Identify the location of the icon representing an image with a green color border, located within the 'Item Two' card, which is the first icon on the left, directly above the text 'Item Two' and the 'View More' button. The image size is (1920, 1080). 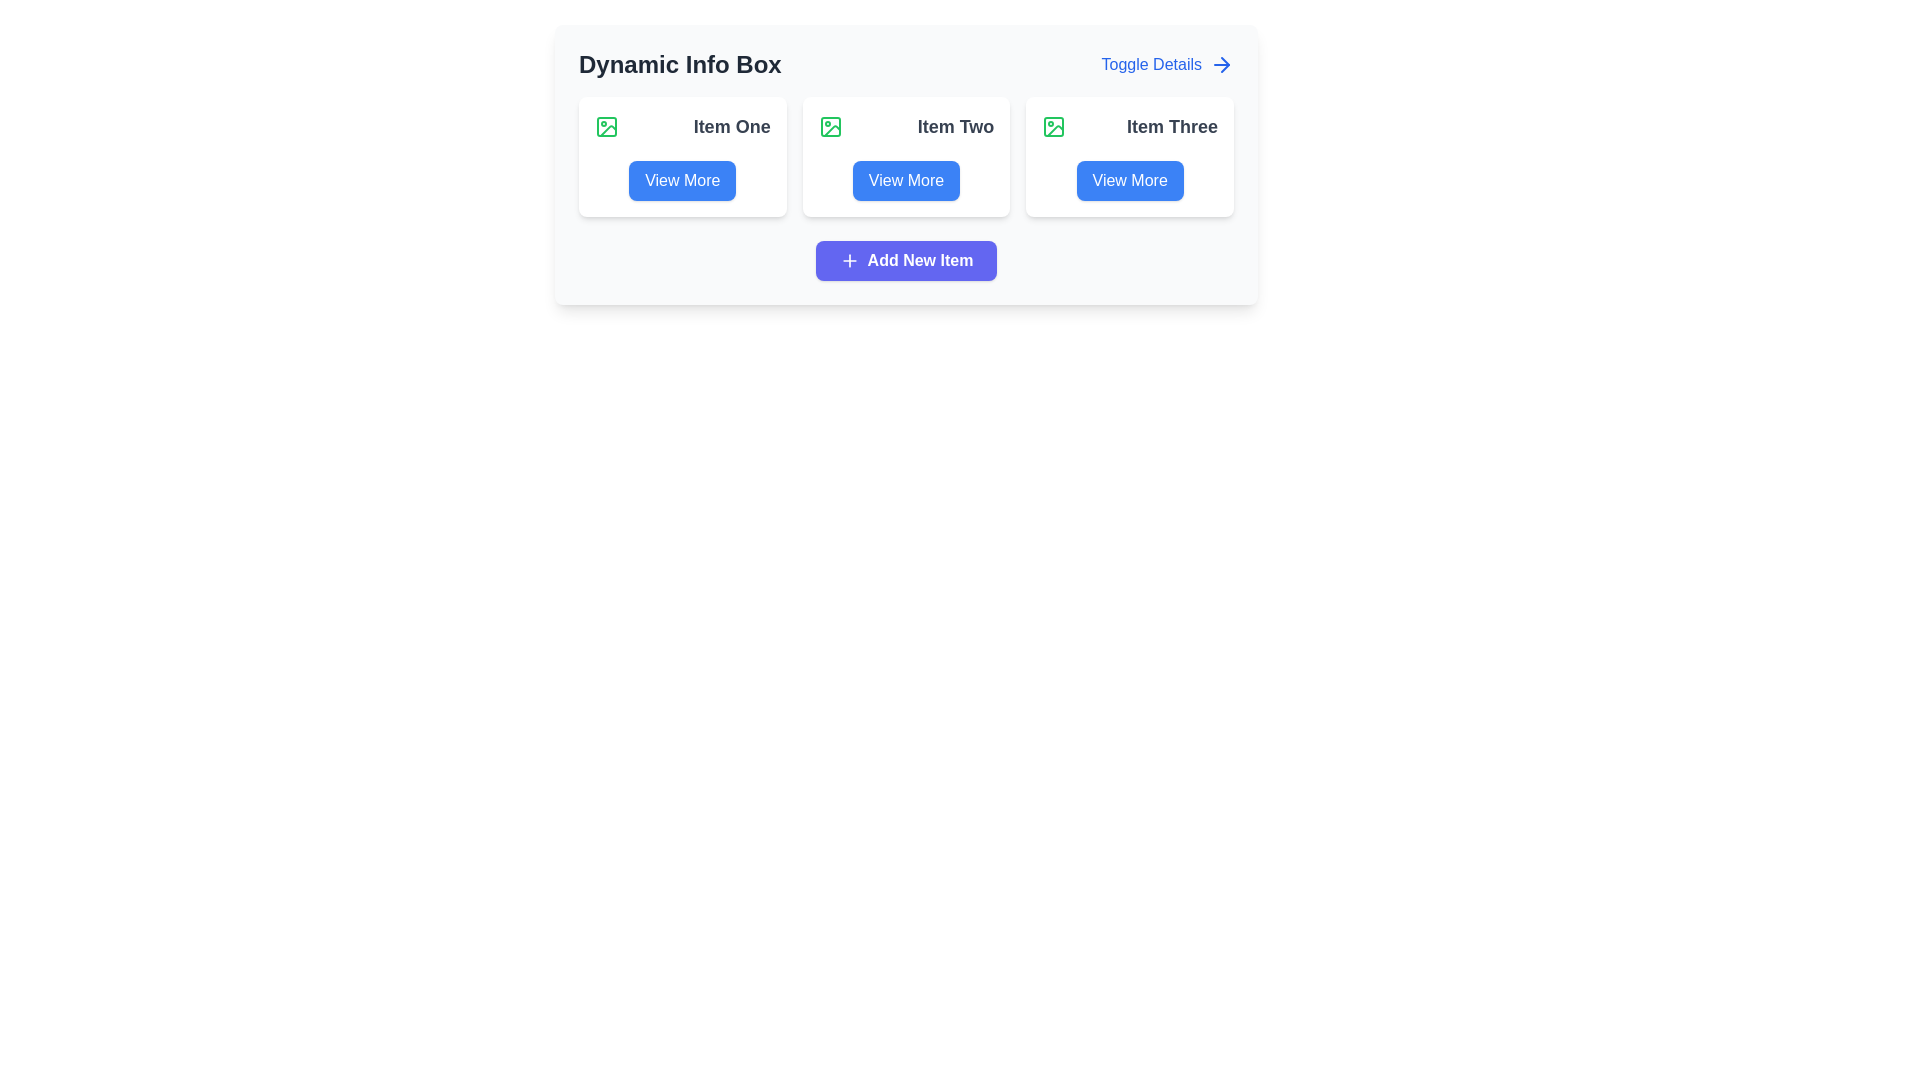
(830, 127).